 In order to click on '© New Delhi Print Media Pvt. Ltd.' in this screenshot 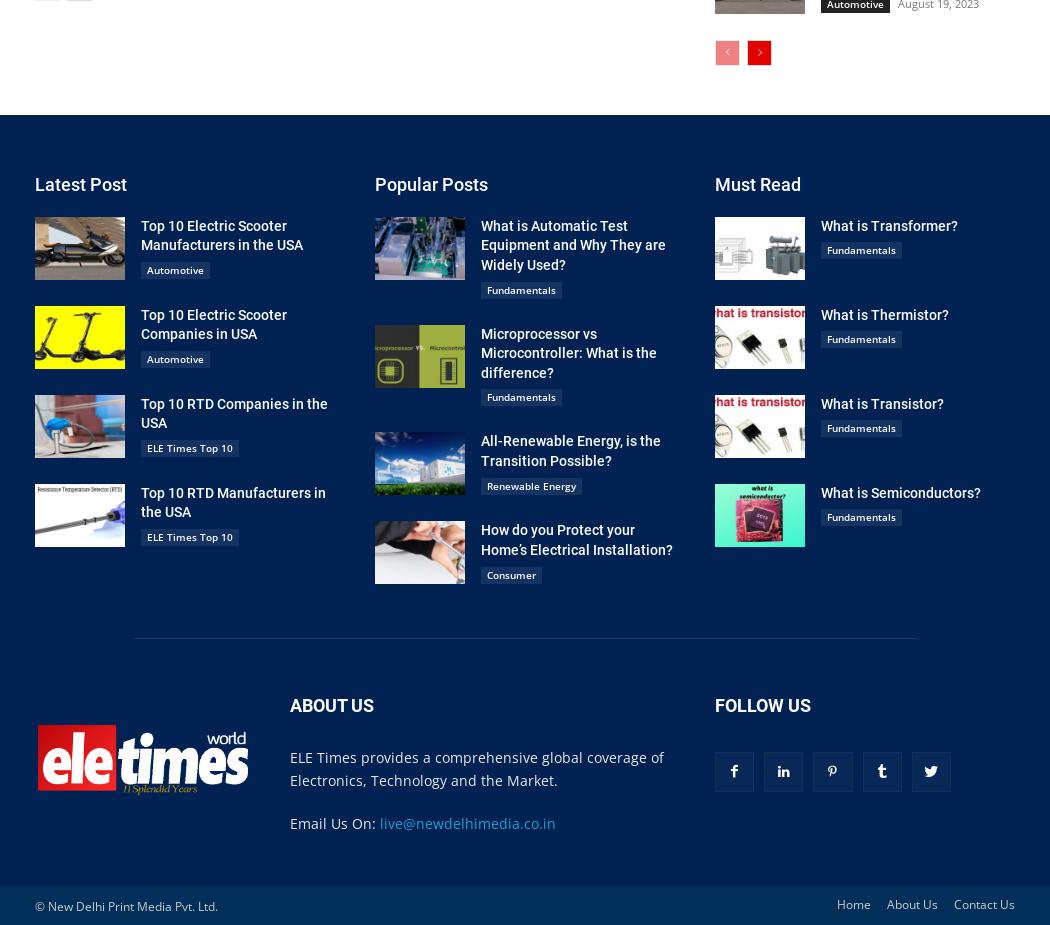, I will do `click(34, 905)`.